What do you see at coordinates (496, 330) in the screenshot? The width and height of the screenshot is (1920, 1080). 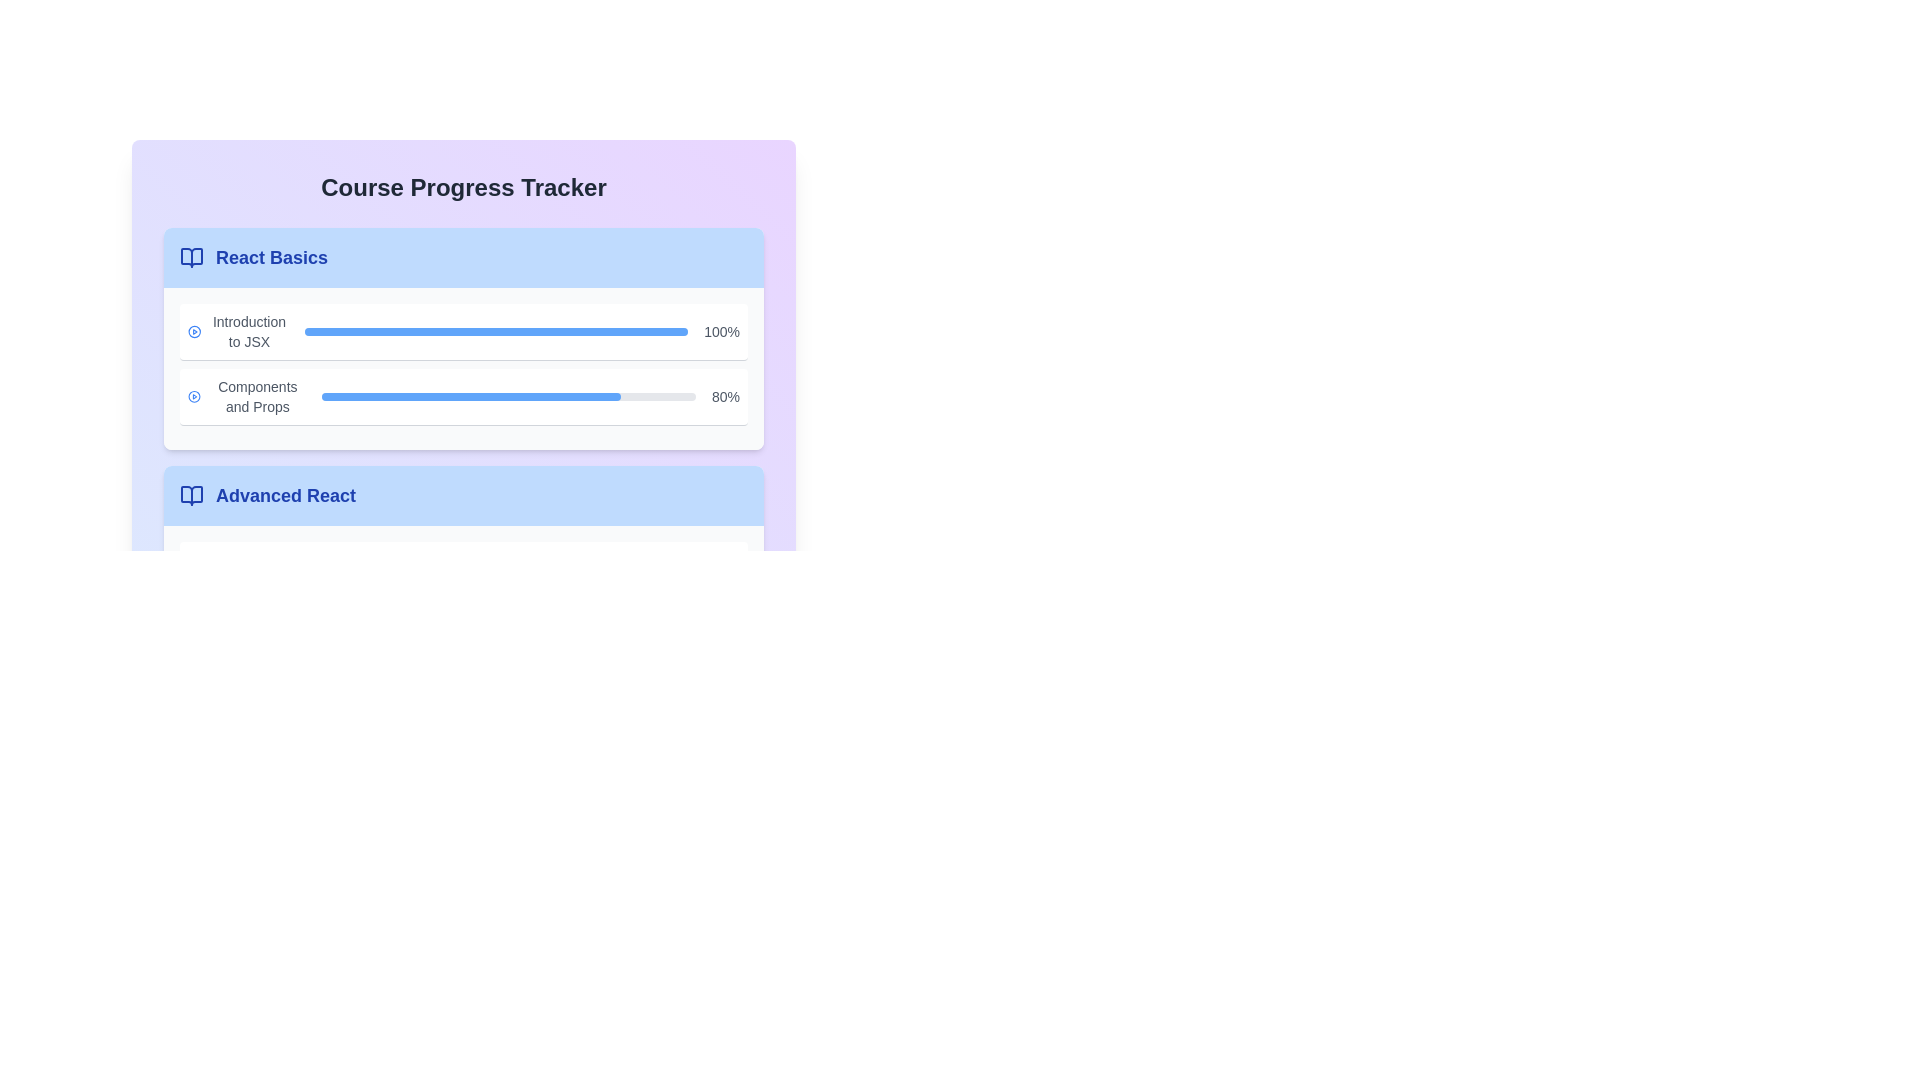 I see `the progress bar indicating 100% completion, which is styled with a gray background and blue filling, located within the 'Introduction to JSX' box` at bounding box center [496, 330].